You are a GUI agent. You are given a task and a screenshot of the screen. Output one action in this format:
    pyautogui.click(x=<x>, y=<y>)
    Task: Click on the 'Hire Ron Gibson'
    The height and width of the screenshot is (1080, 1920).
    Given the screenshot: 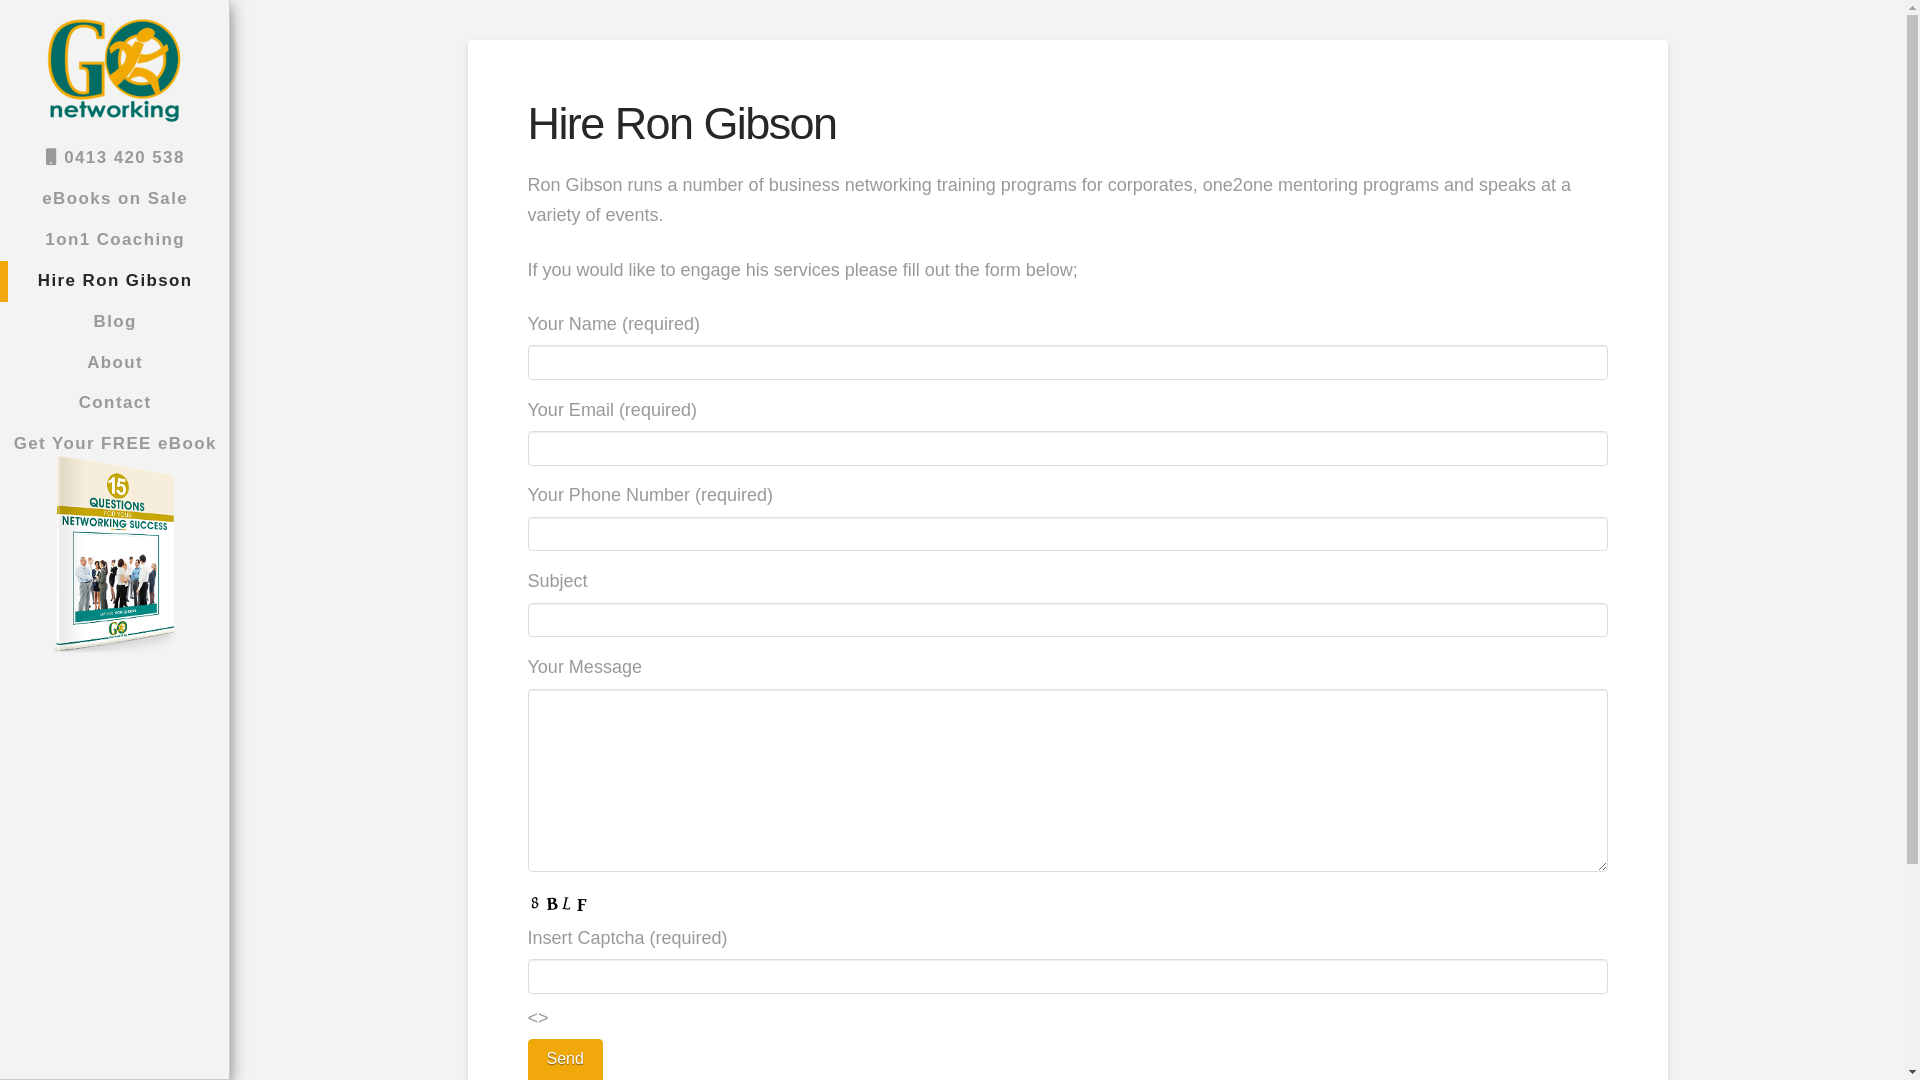 What is the action you would take?
    pyautogui.click(x=113, y=281)
    